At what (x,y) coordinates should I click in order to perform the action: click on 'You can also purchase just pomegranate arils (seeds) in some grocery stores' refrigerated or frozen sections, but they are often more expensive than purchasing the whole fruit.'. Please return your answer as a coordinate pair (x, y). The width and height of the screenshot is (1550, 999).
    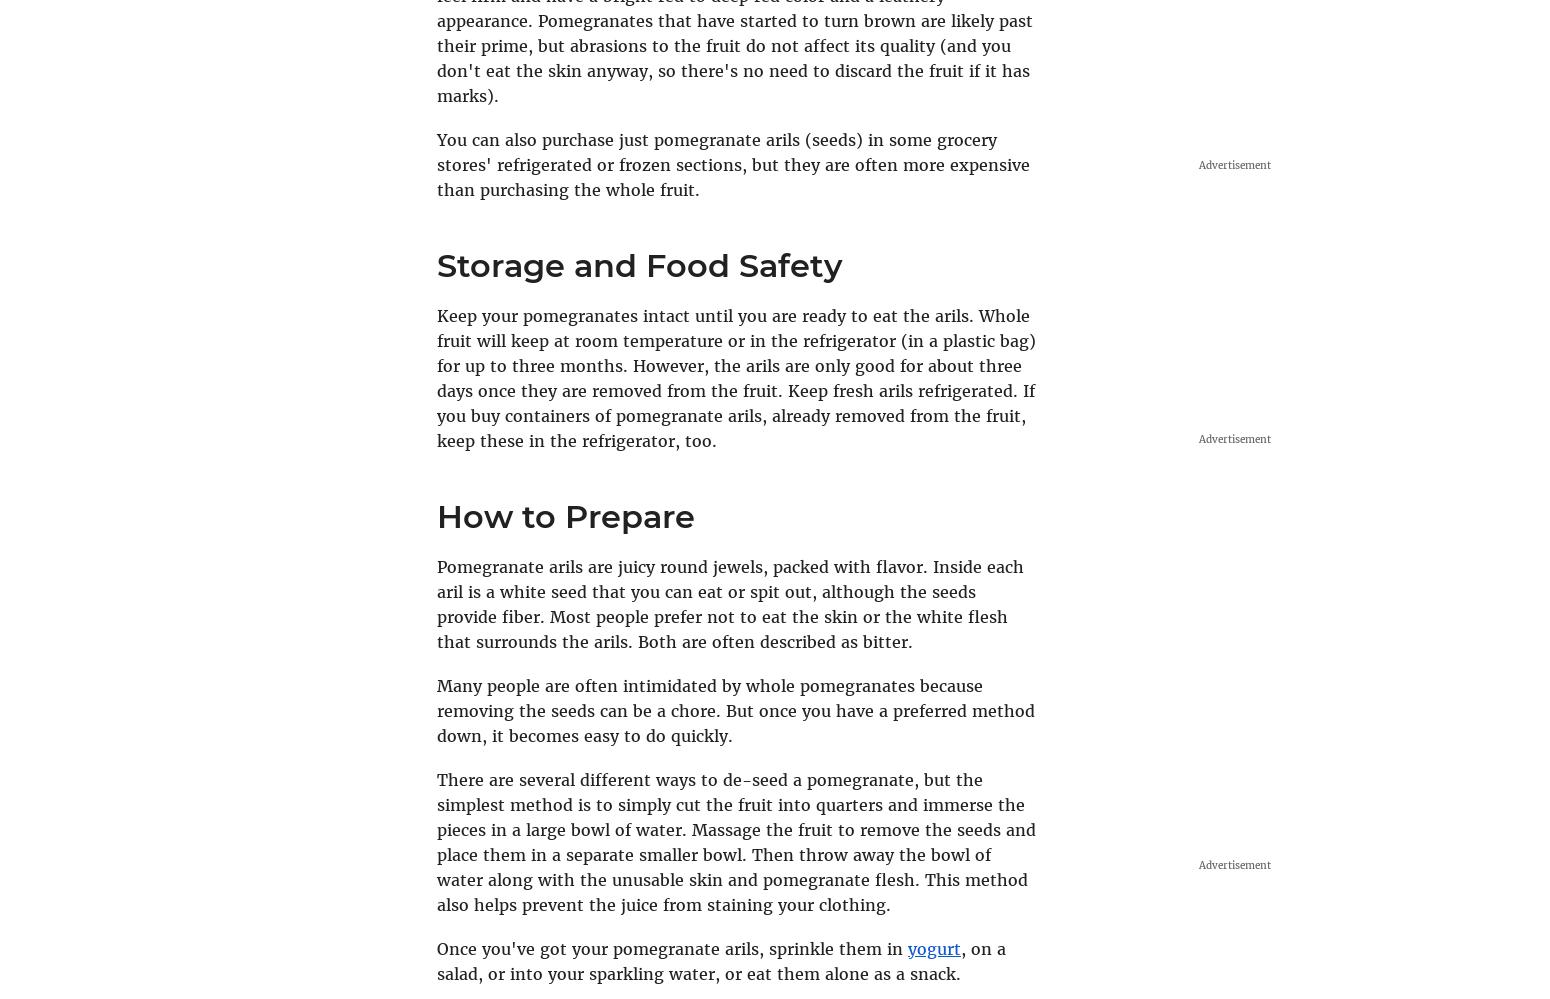
    Looking at the image, I should click on (733, 164).